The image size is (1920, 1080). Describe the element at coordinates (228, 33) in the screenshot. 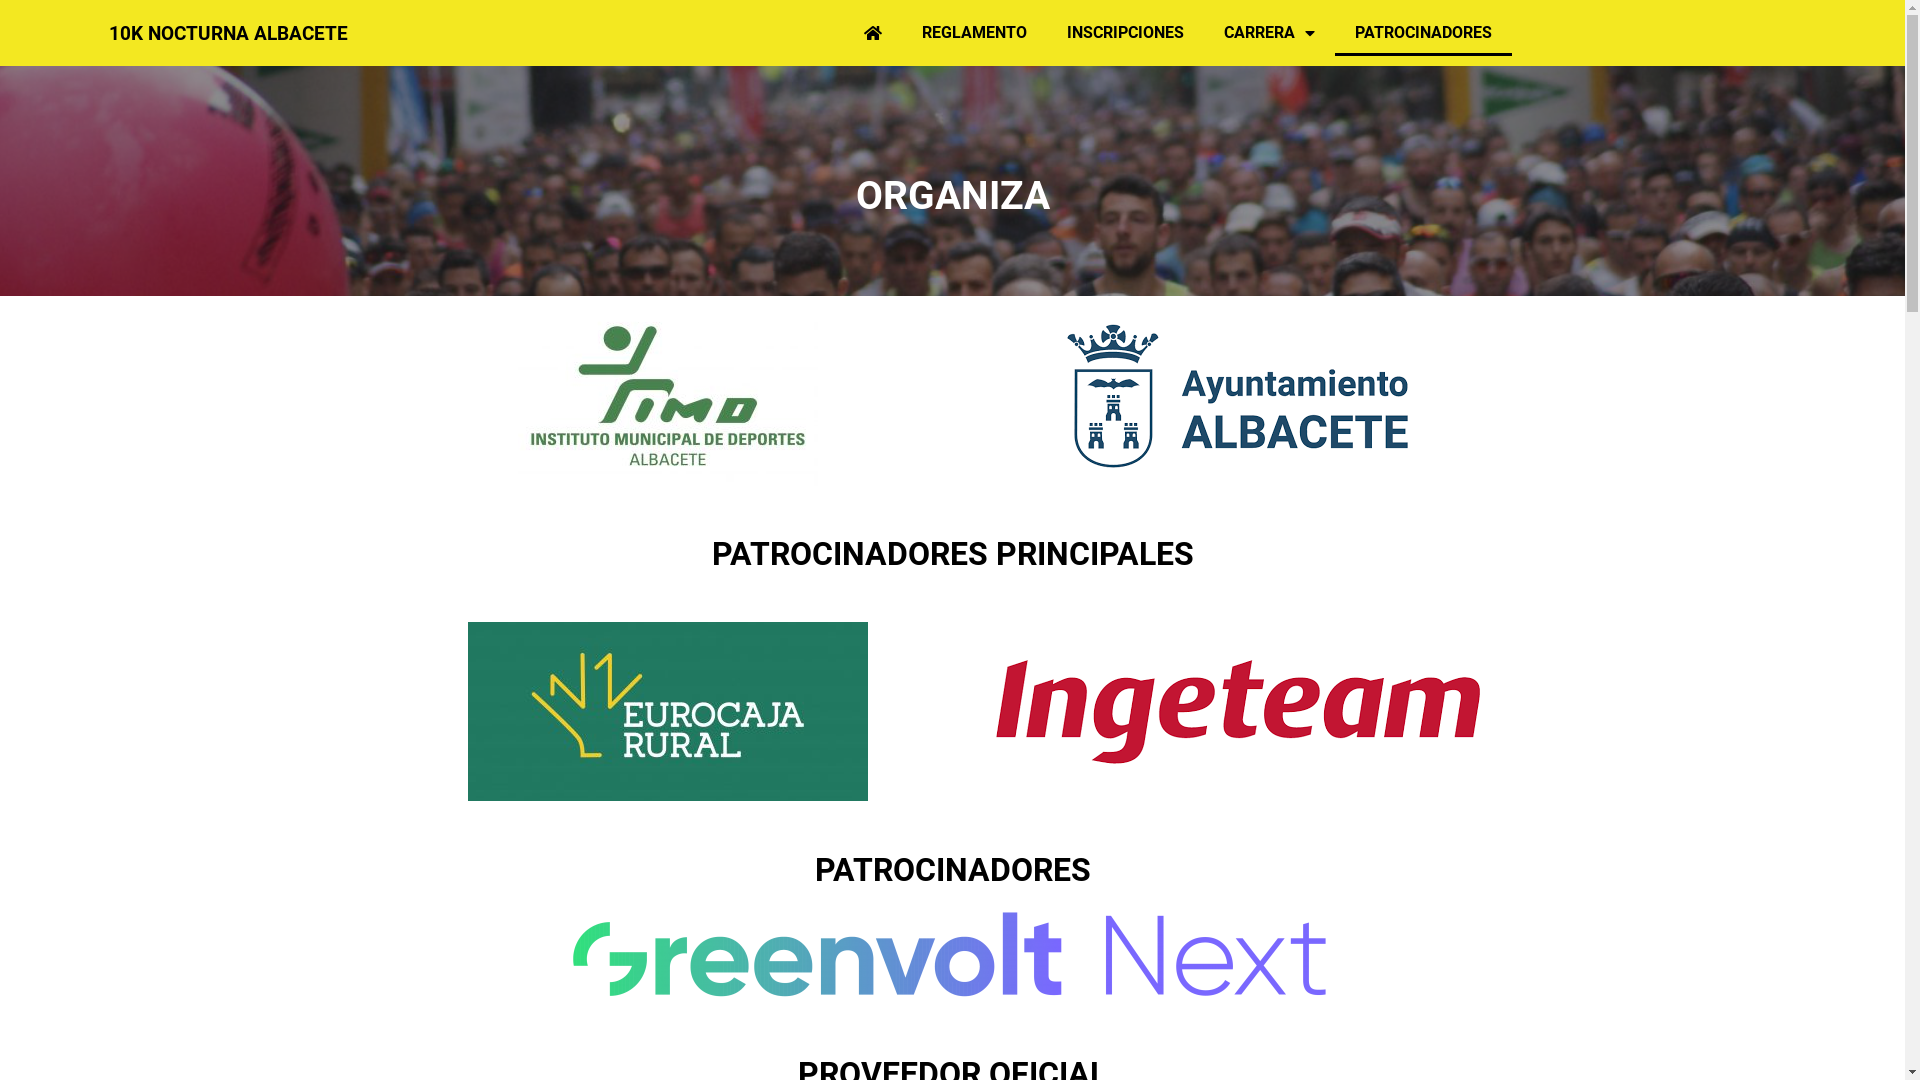

I see `'10K NOCTURNA ALBACETE'` at that location.